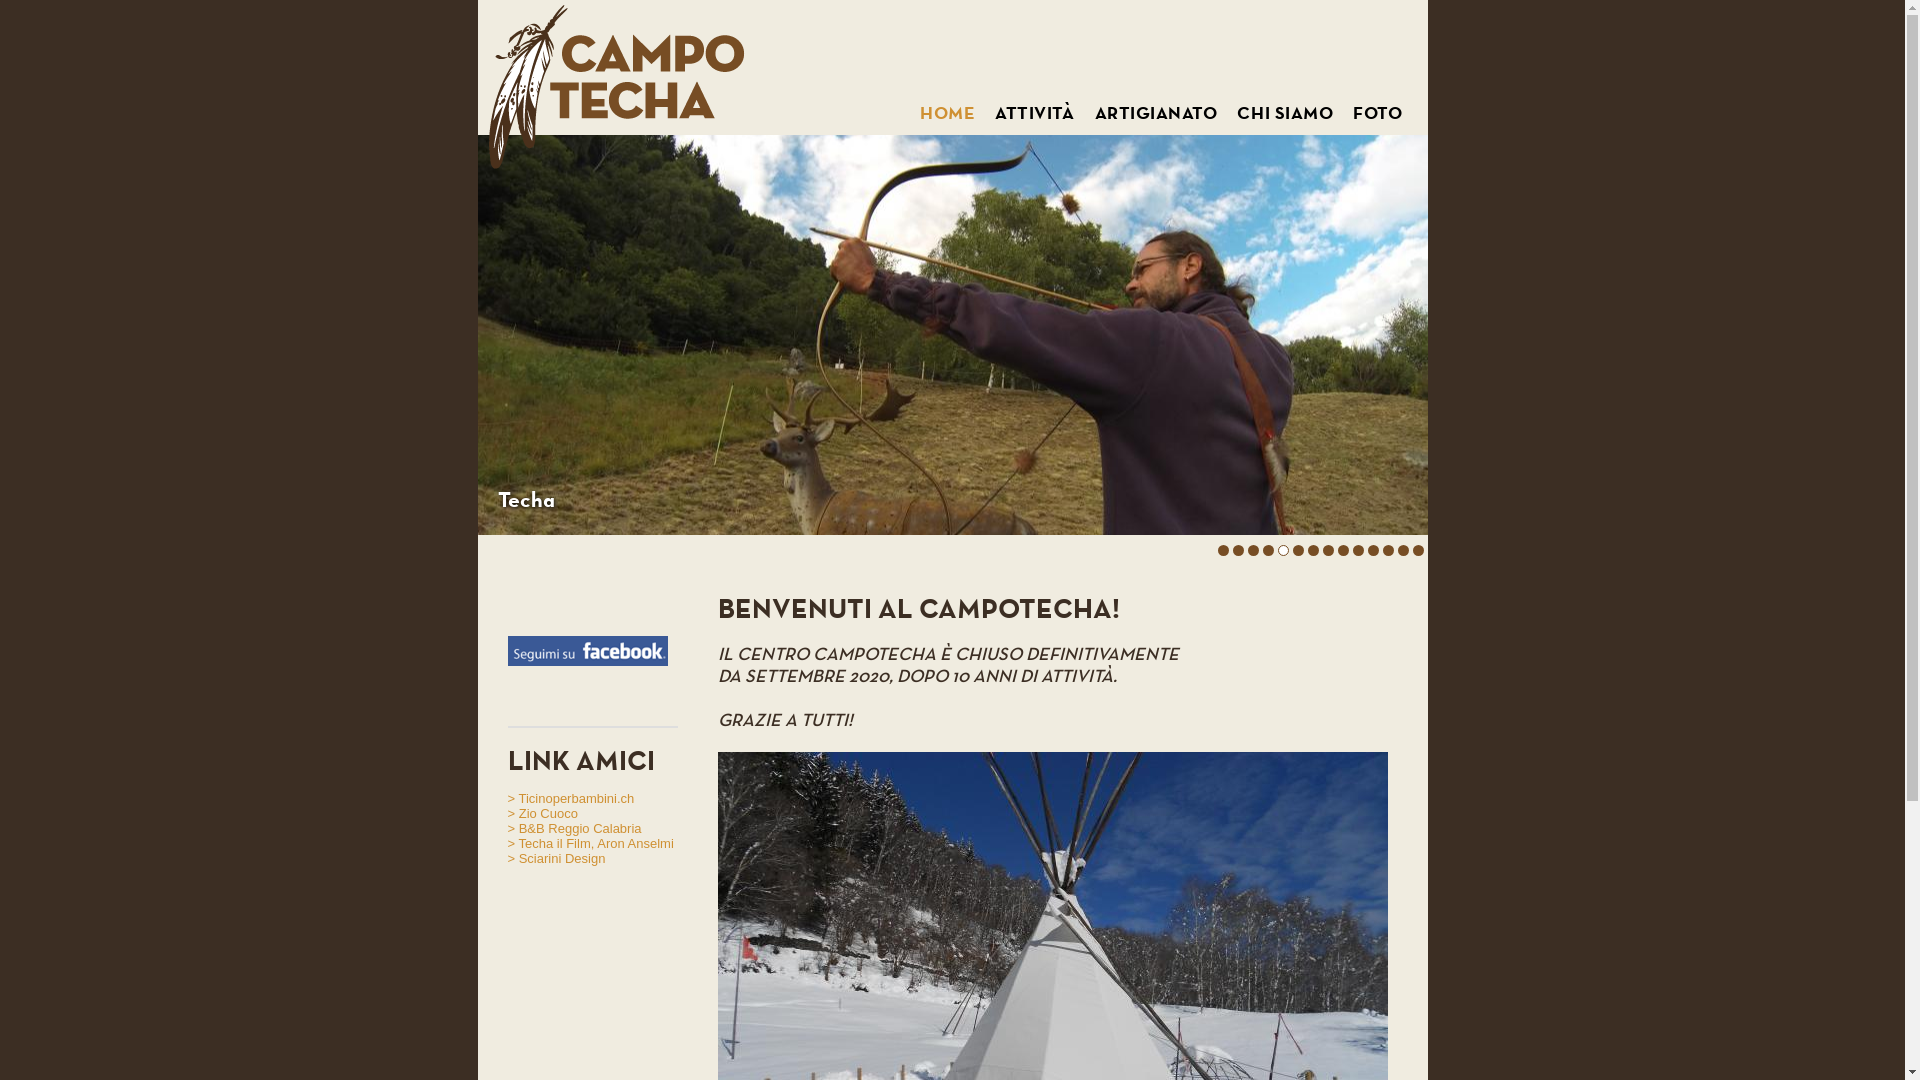 The image size is (1920, 1080). What do you see at coordinates (1309, 553) in the screenshot?
I see `'7'` at bounding box center [1309, 553].